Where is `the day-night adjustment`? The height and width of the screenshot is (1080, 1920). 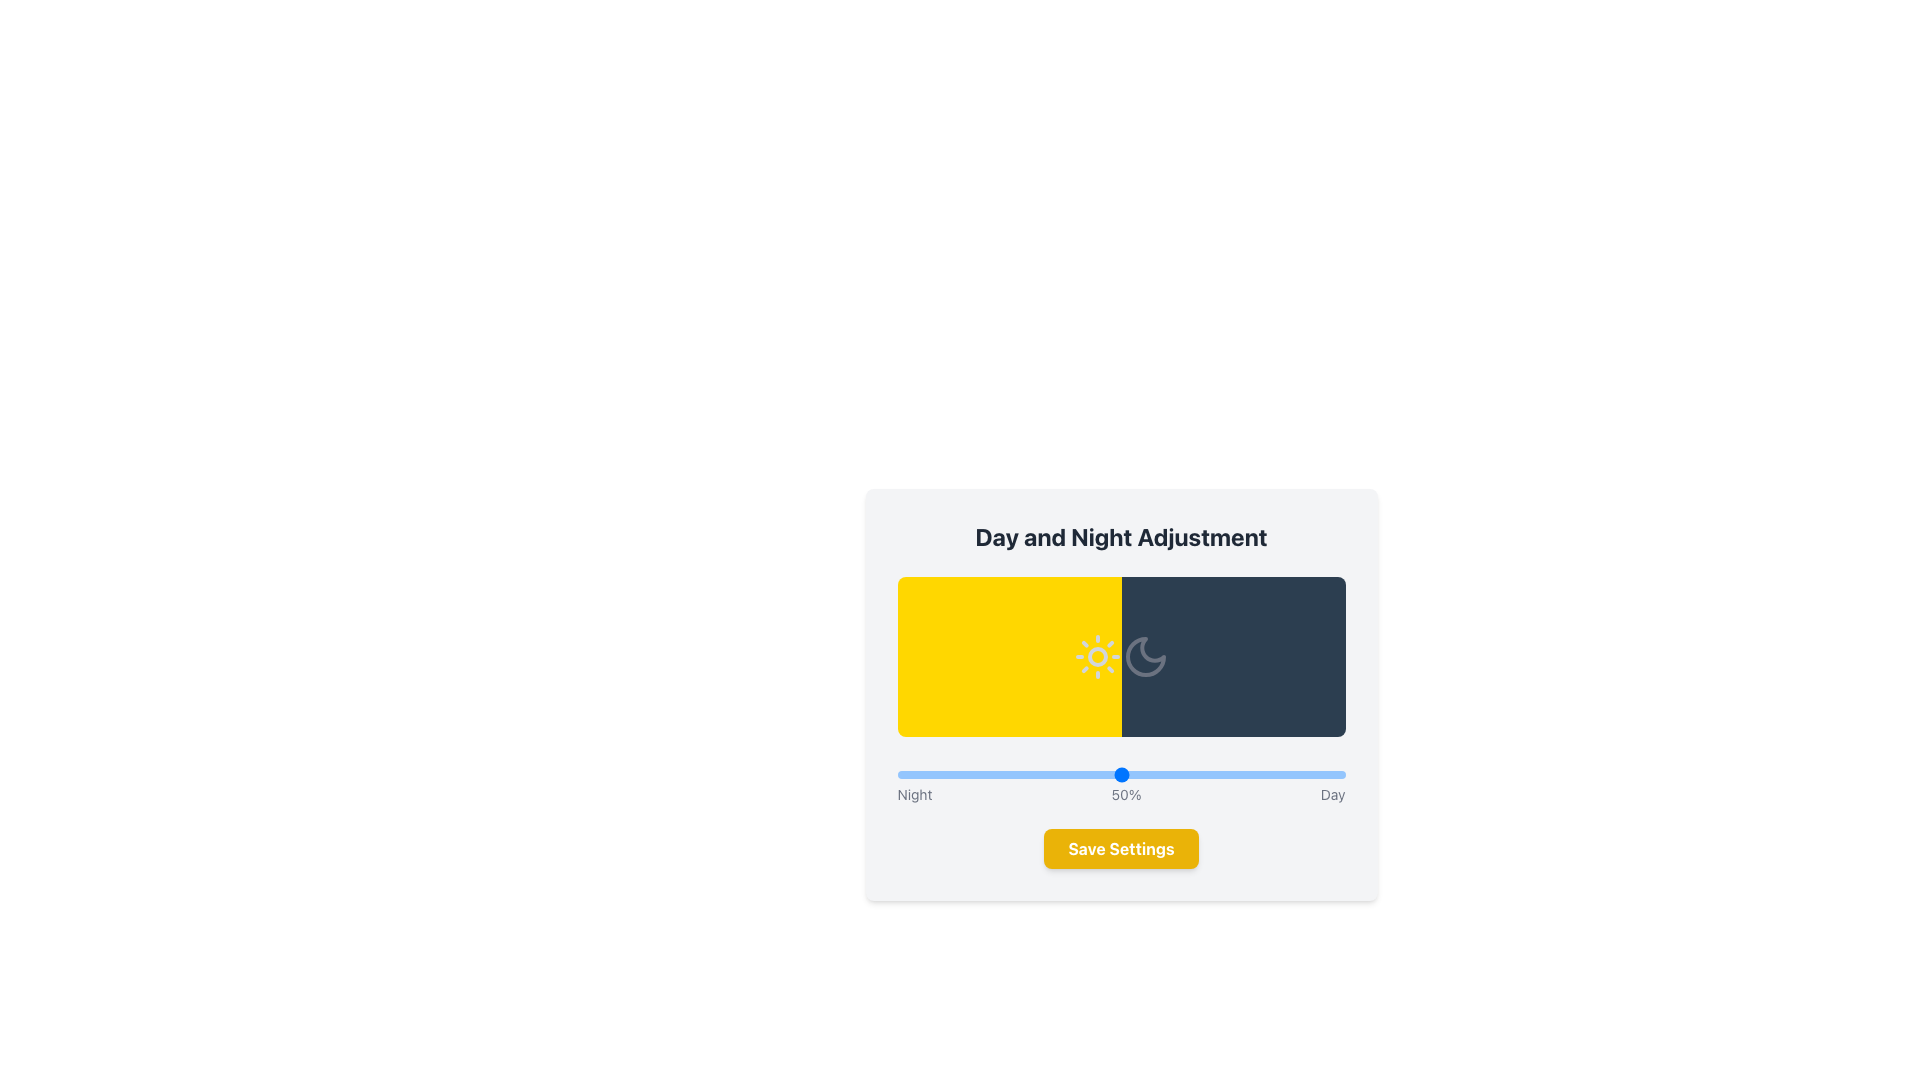 the day-night adjustment is located at coordinates (1148, 774).